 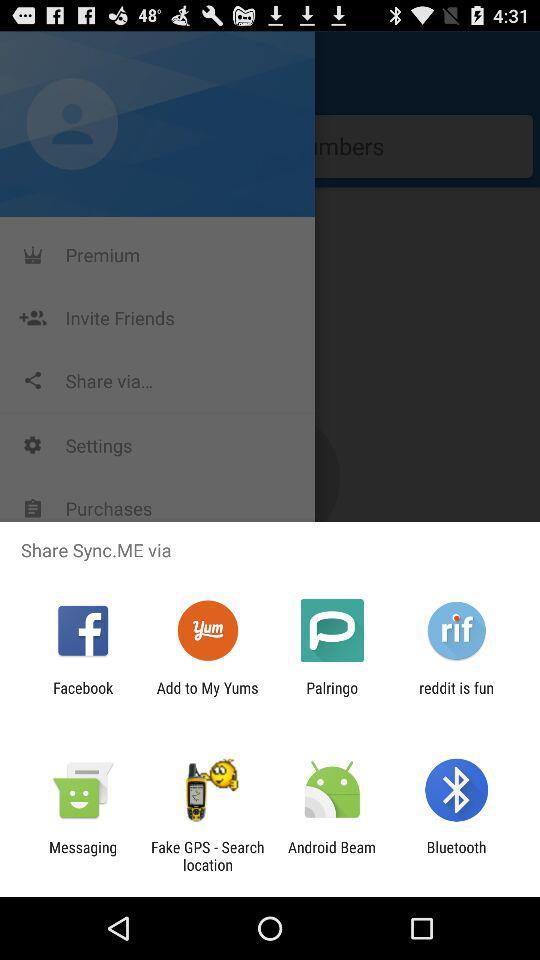 What do you see at coordinates (332, 696) in the screenshot?
I see `the palringo` at bounding box center [332, 696].